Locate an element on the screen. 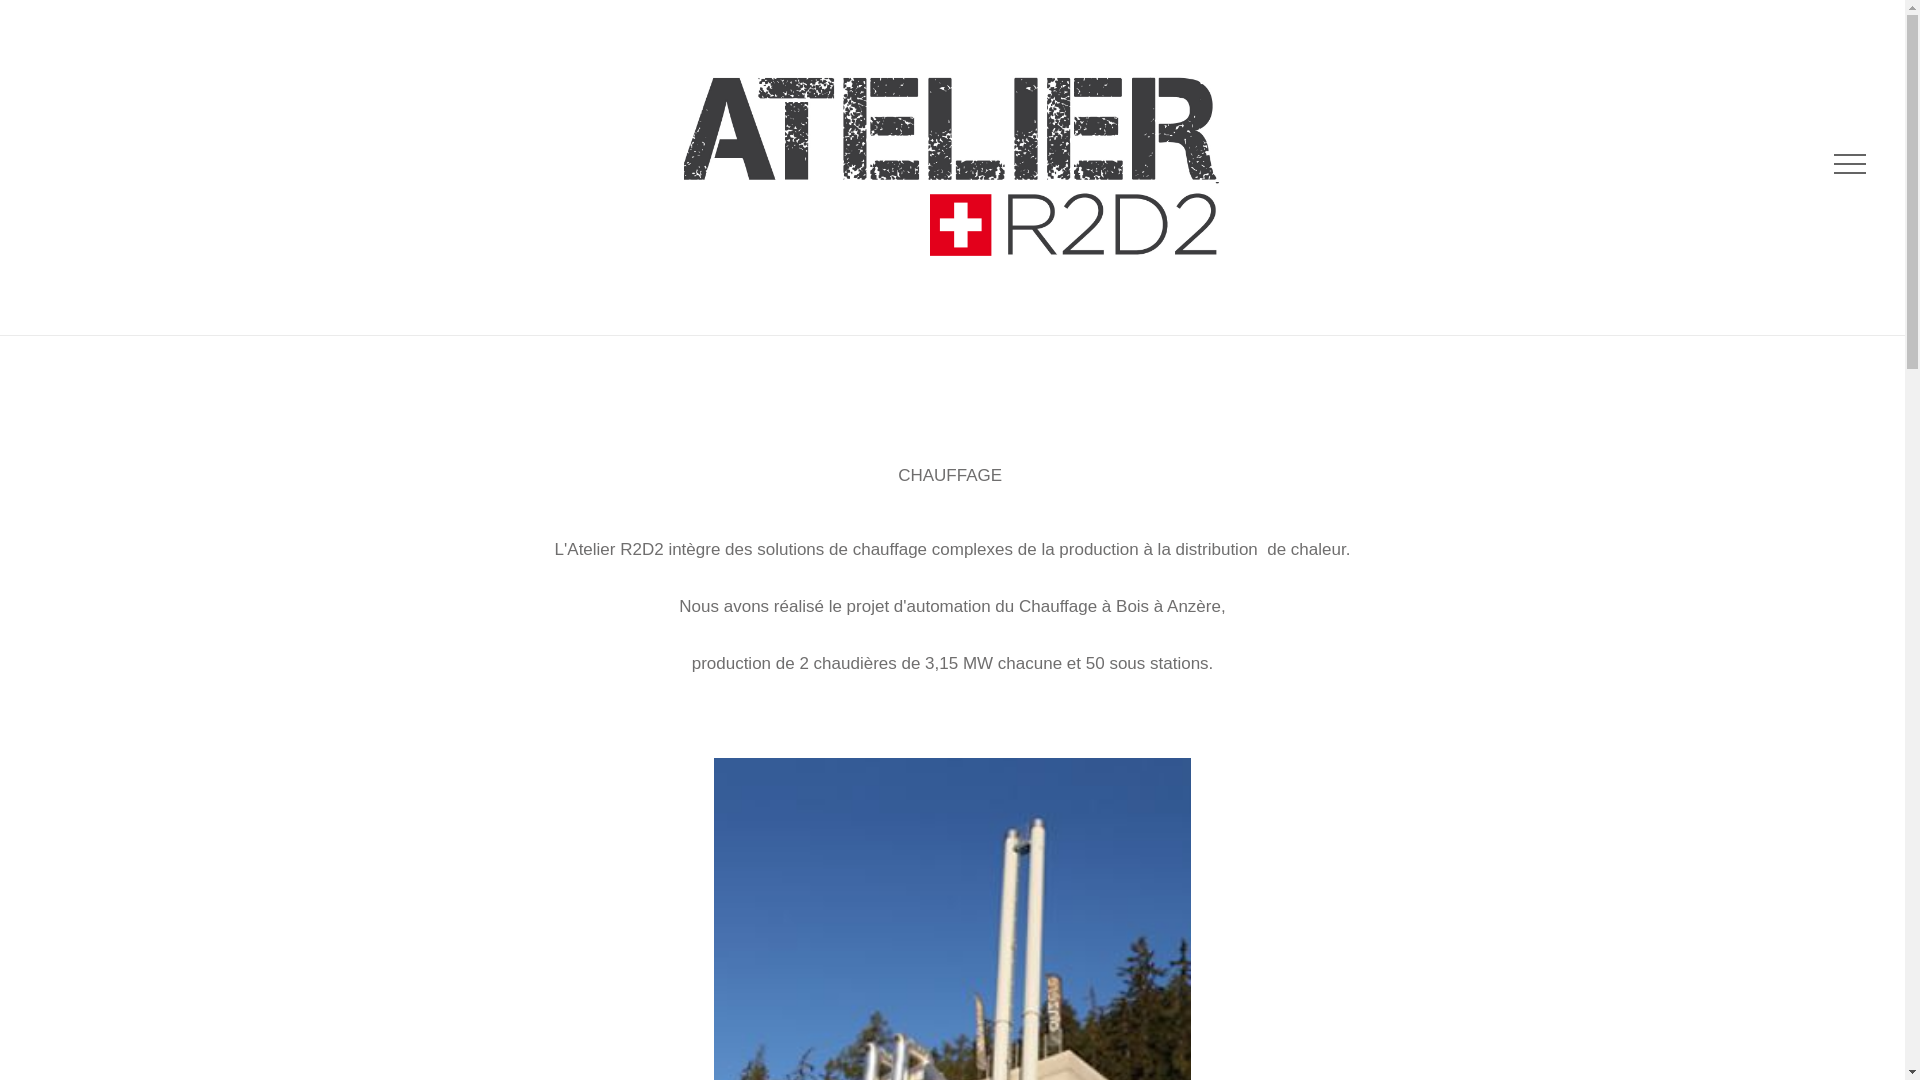 Image resolution: width=1920 pixels, height=1080 pixels. 'MENU' is located at coordinates (1846, 164).